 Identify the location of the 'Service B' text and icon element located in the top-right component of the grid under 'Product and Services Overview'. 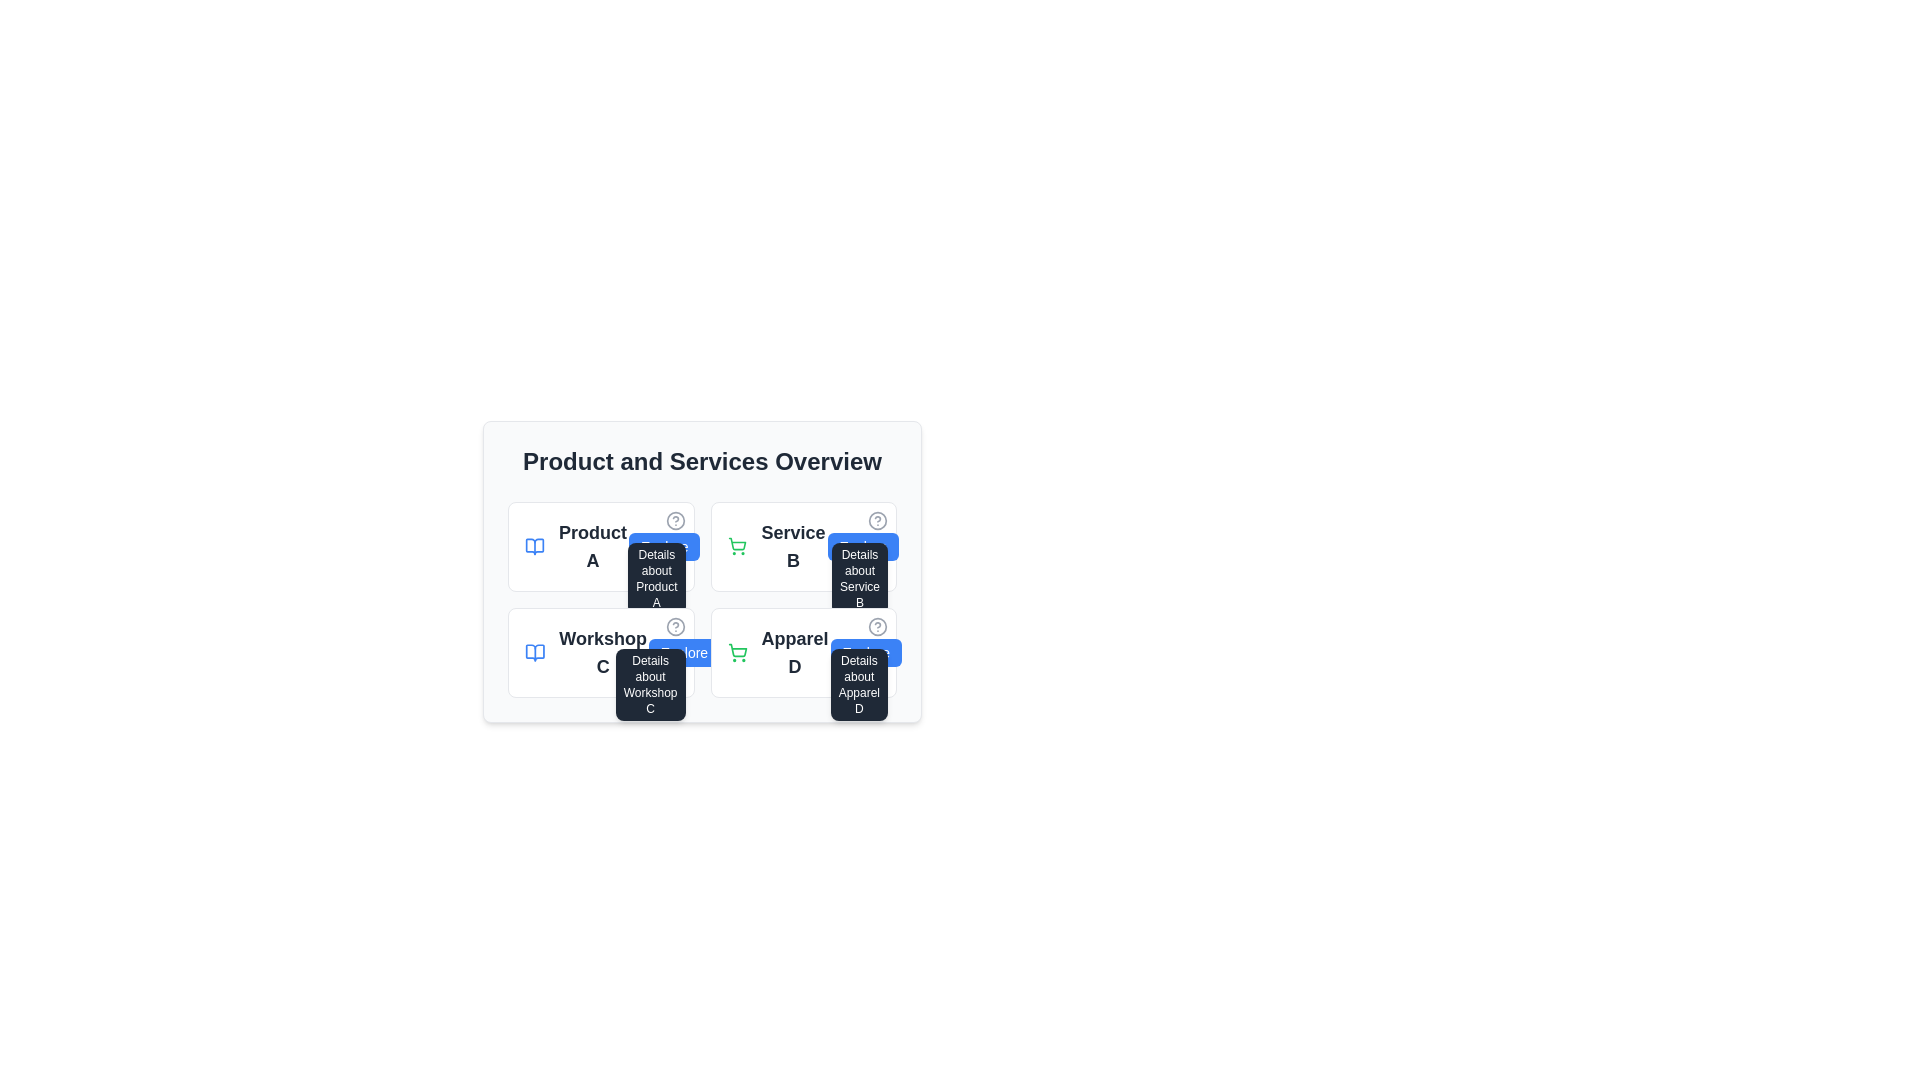
(776, 547).